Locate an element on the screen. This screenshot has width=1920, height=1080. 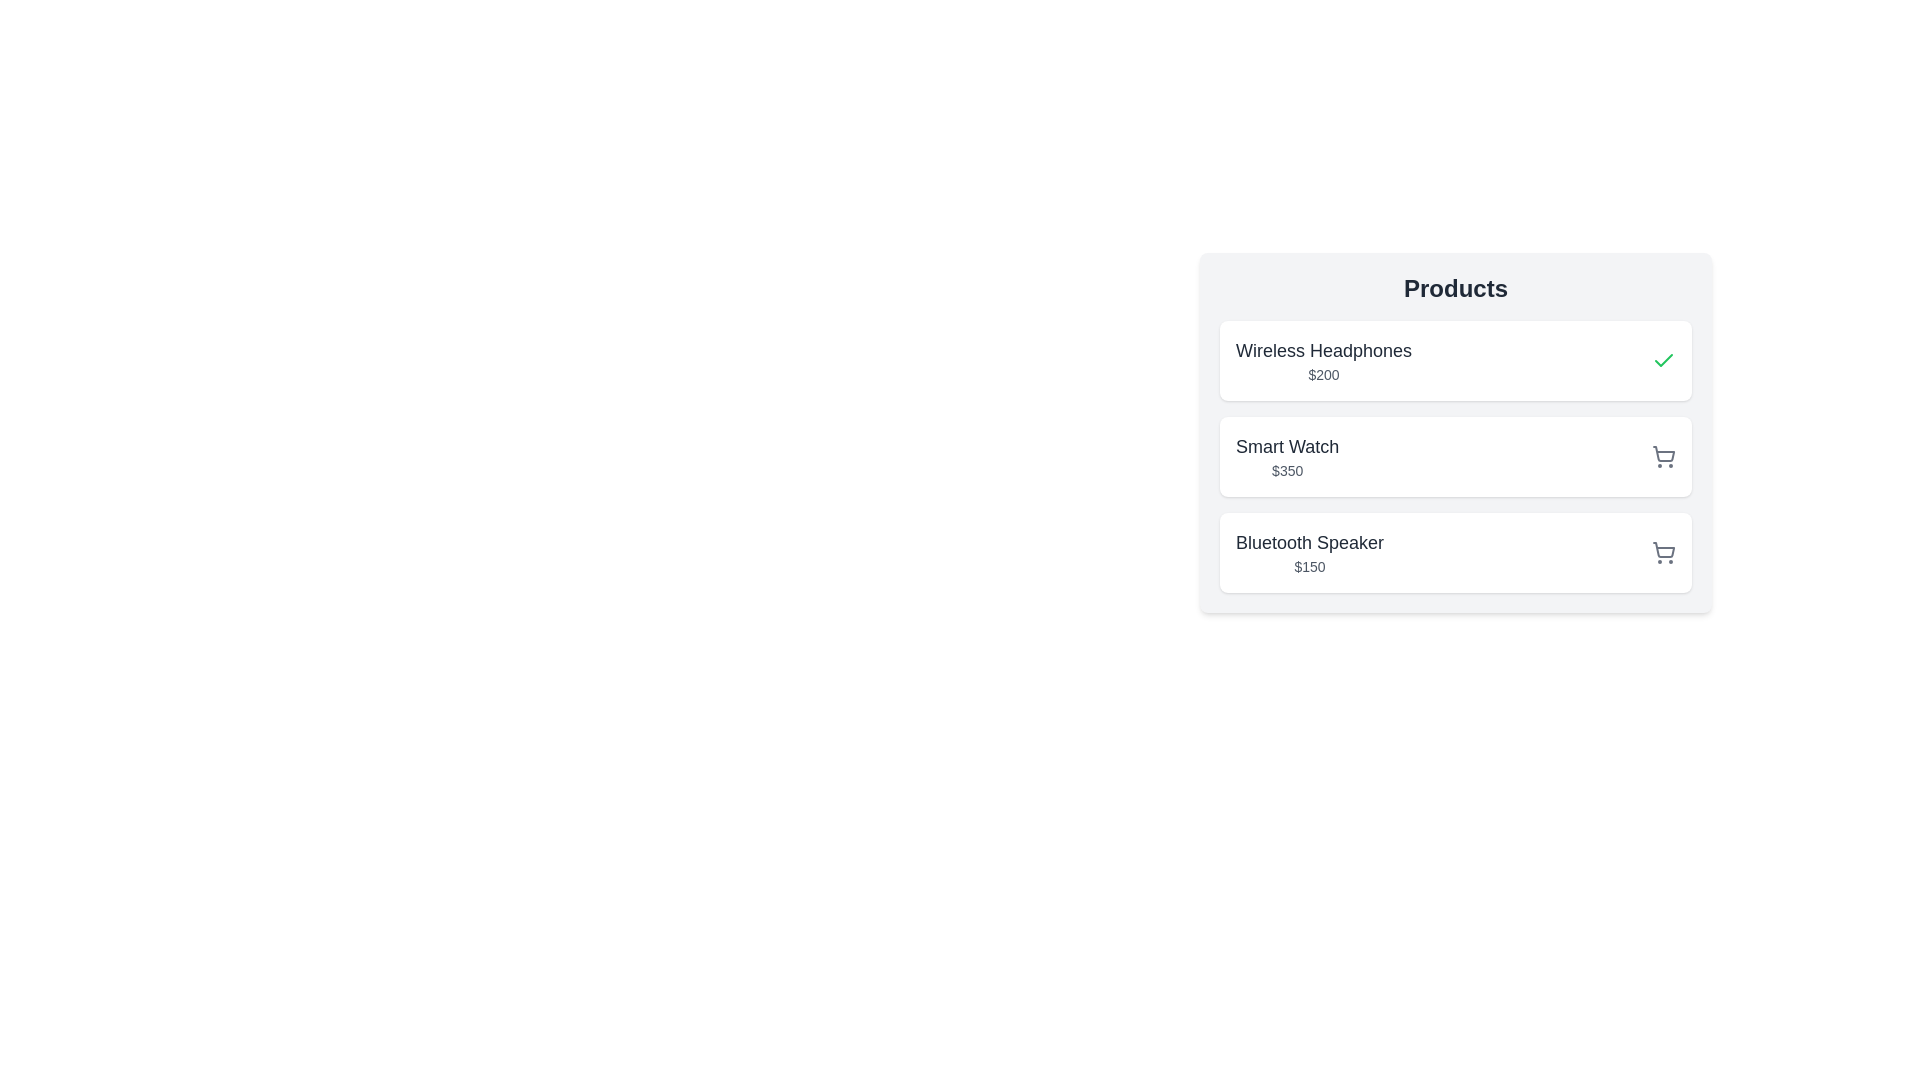
the confirmation icon for the 'Wireless Headphones' item located at the far right of its row in the product list section is located at coordinates (1664, 358).